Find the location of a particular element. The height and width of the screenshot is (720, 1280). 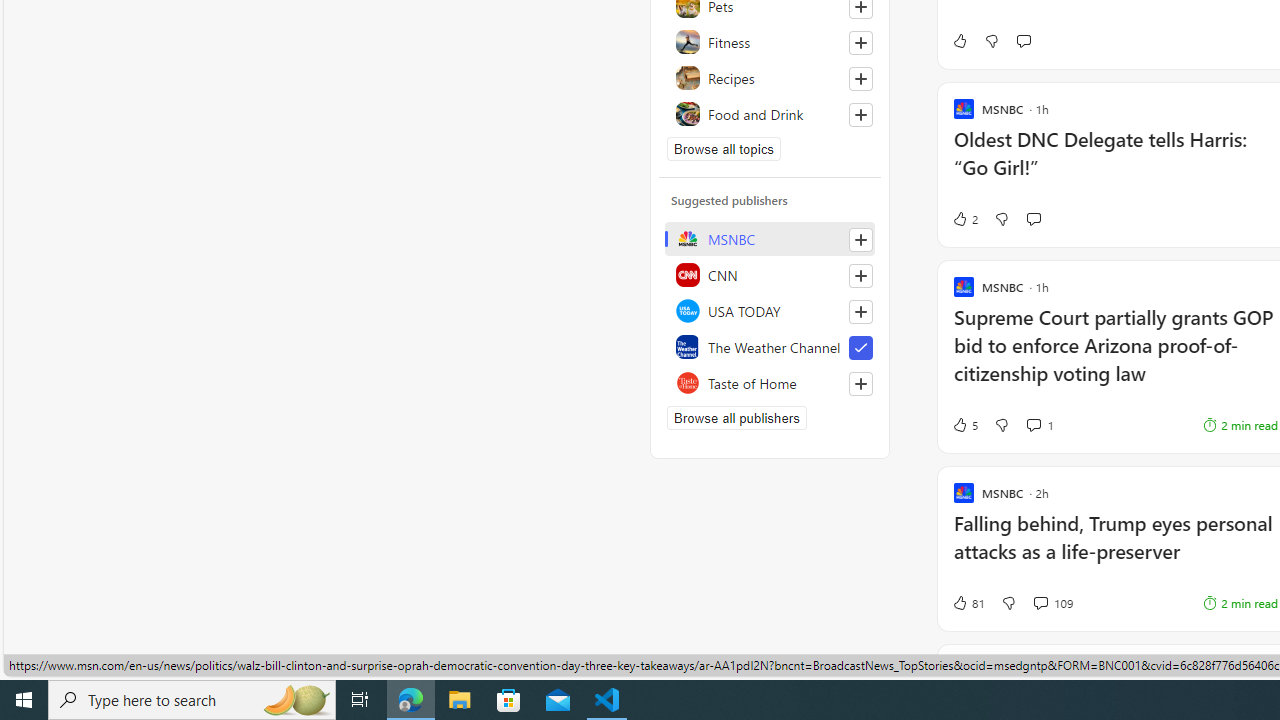

'Like' is located at coordinates (958, 41).